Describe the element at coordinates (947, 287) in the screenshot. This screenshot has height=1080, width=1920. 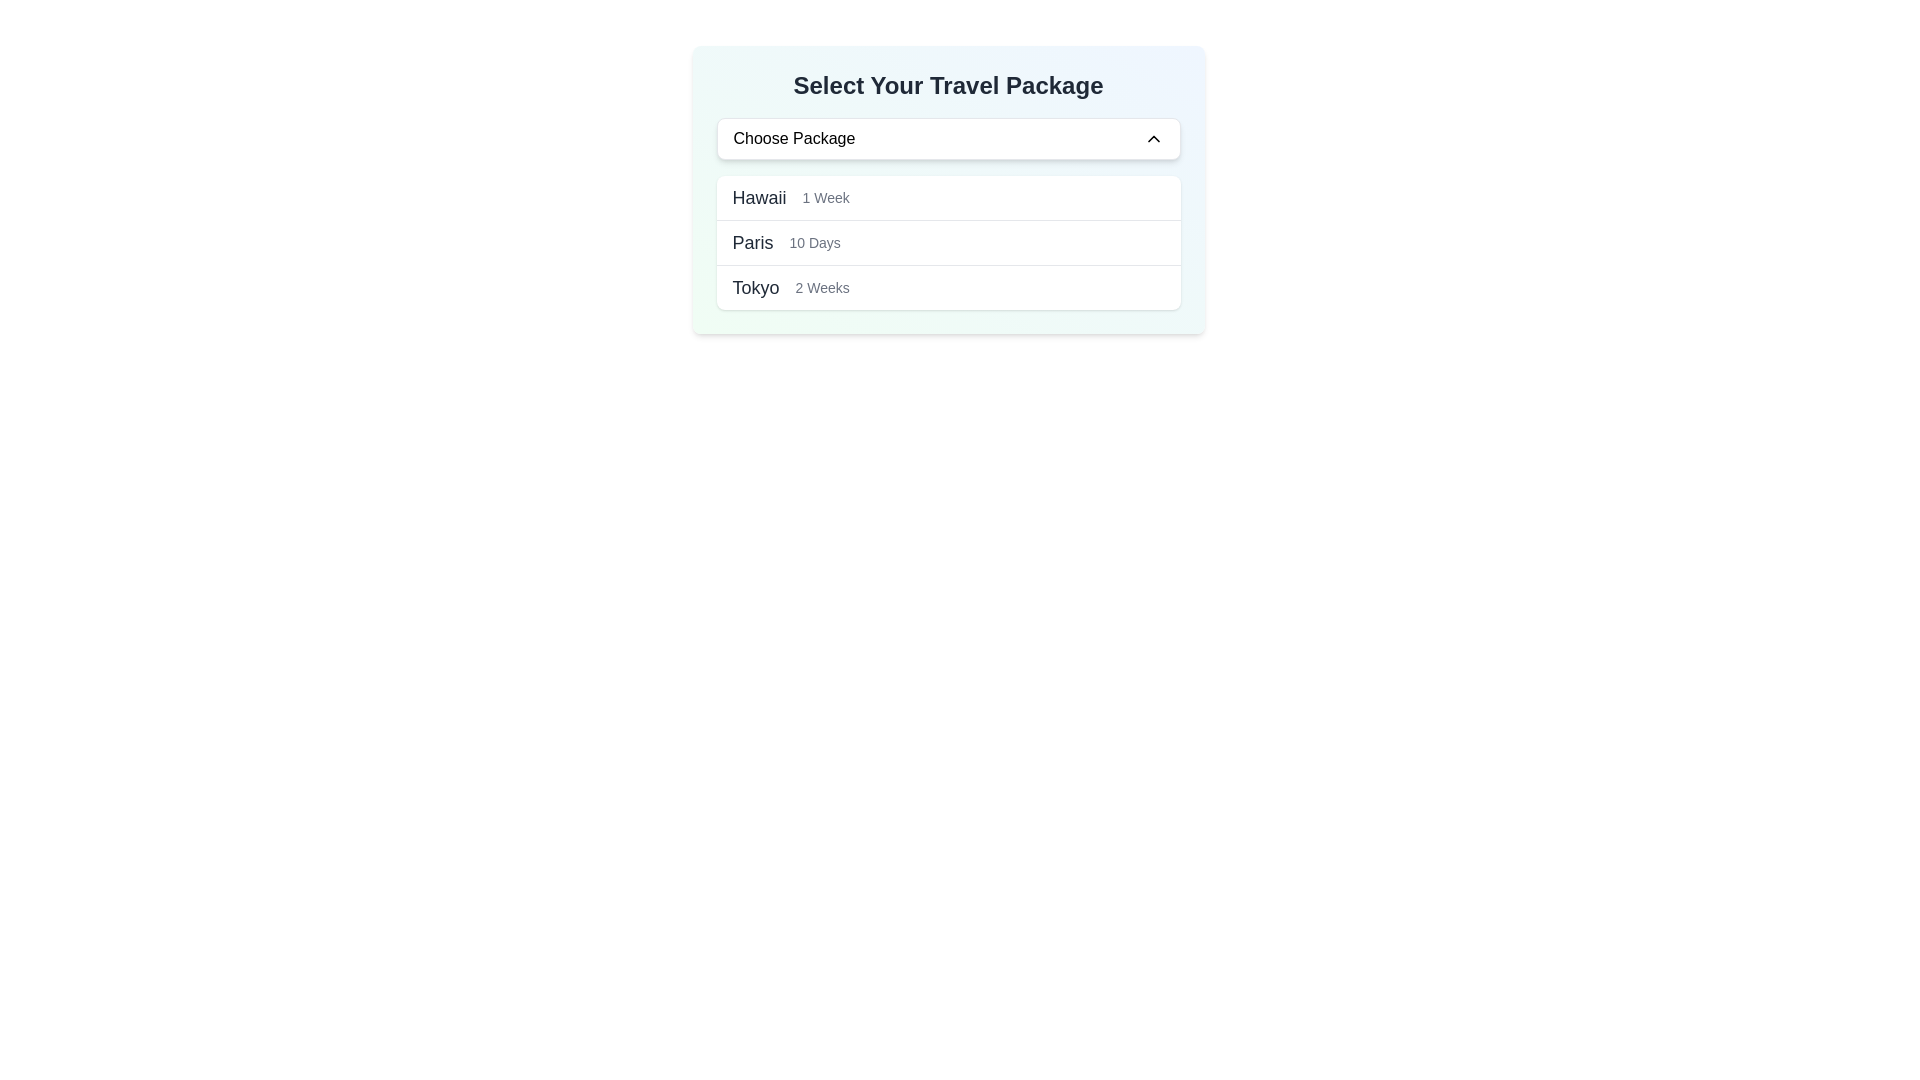
I see `the travel package option displaying 'Tokyo' in bold and '2 Weeks' in a smaller font` at that location.